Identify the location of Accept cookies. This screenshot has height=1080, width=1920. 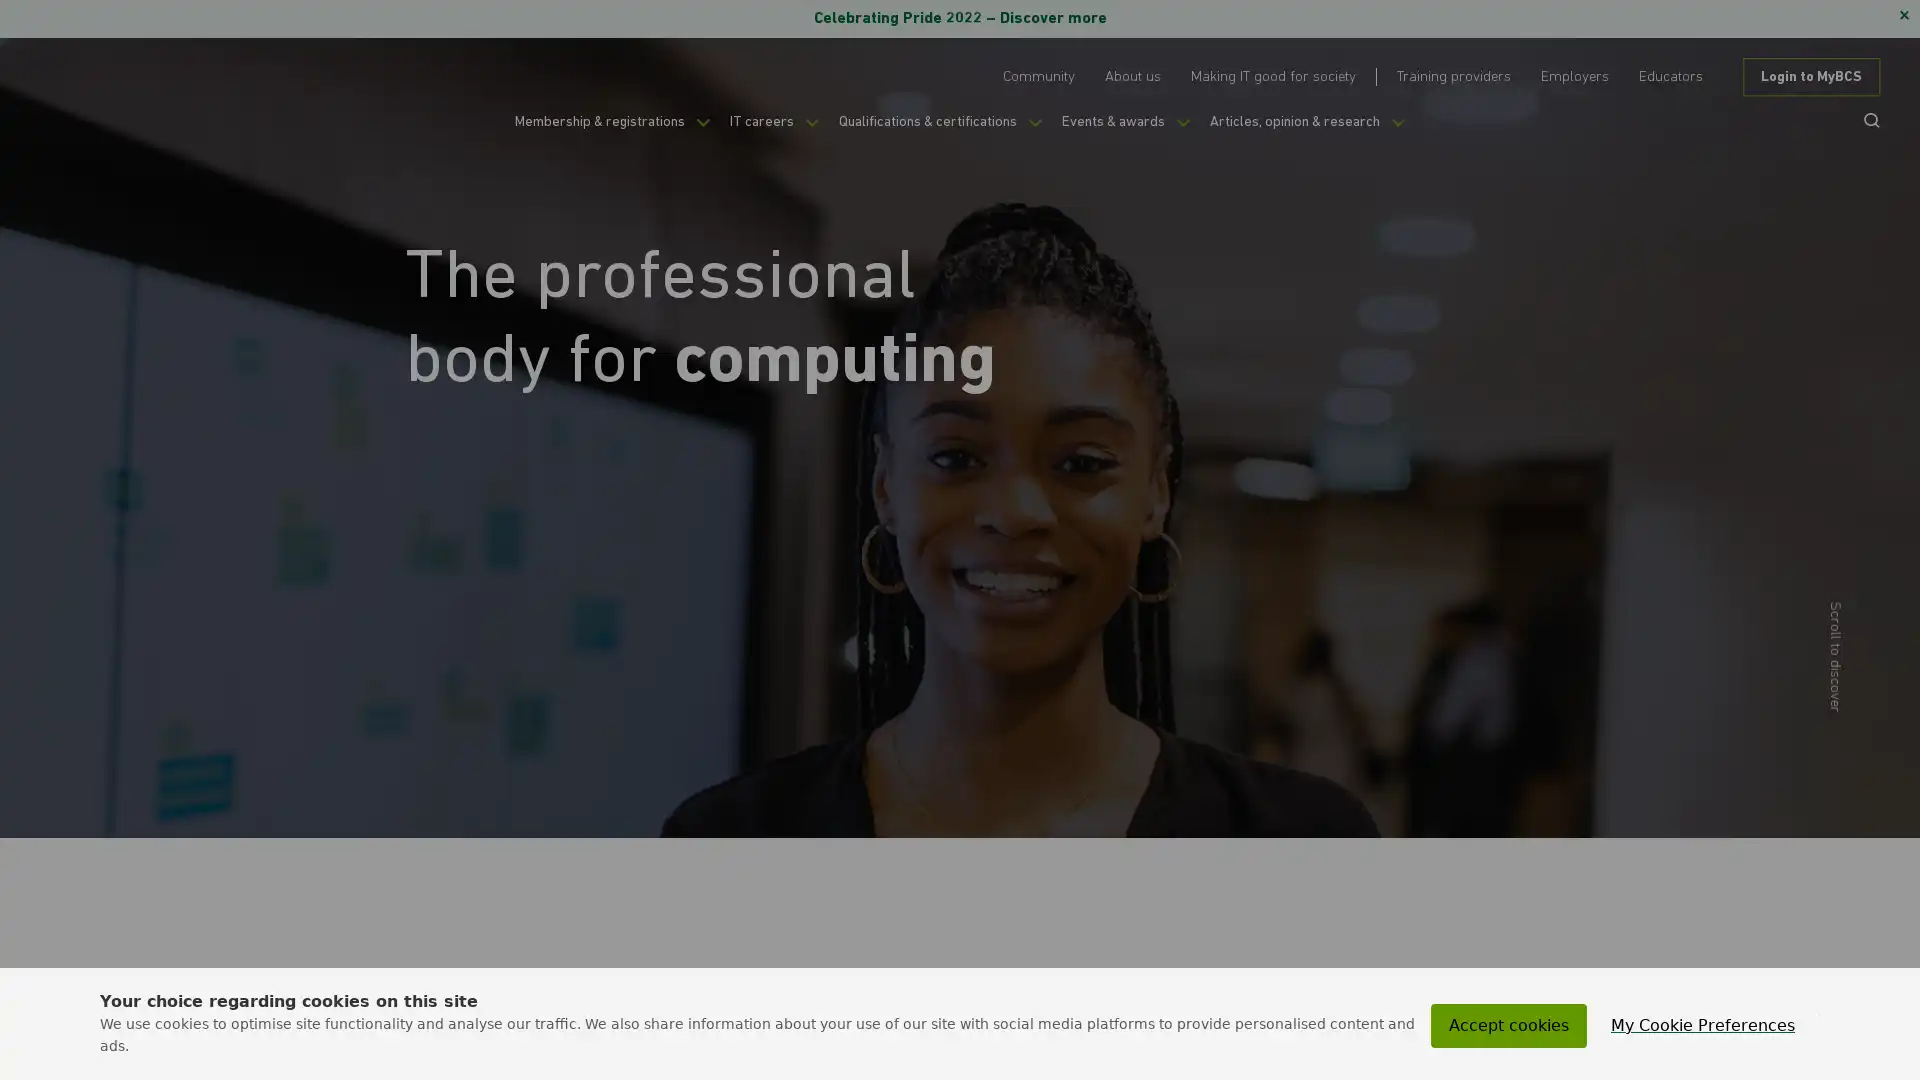
(1508, 1026).